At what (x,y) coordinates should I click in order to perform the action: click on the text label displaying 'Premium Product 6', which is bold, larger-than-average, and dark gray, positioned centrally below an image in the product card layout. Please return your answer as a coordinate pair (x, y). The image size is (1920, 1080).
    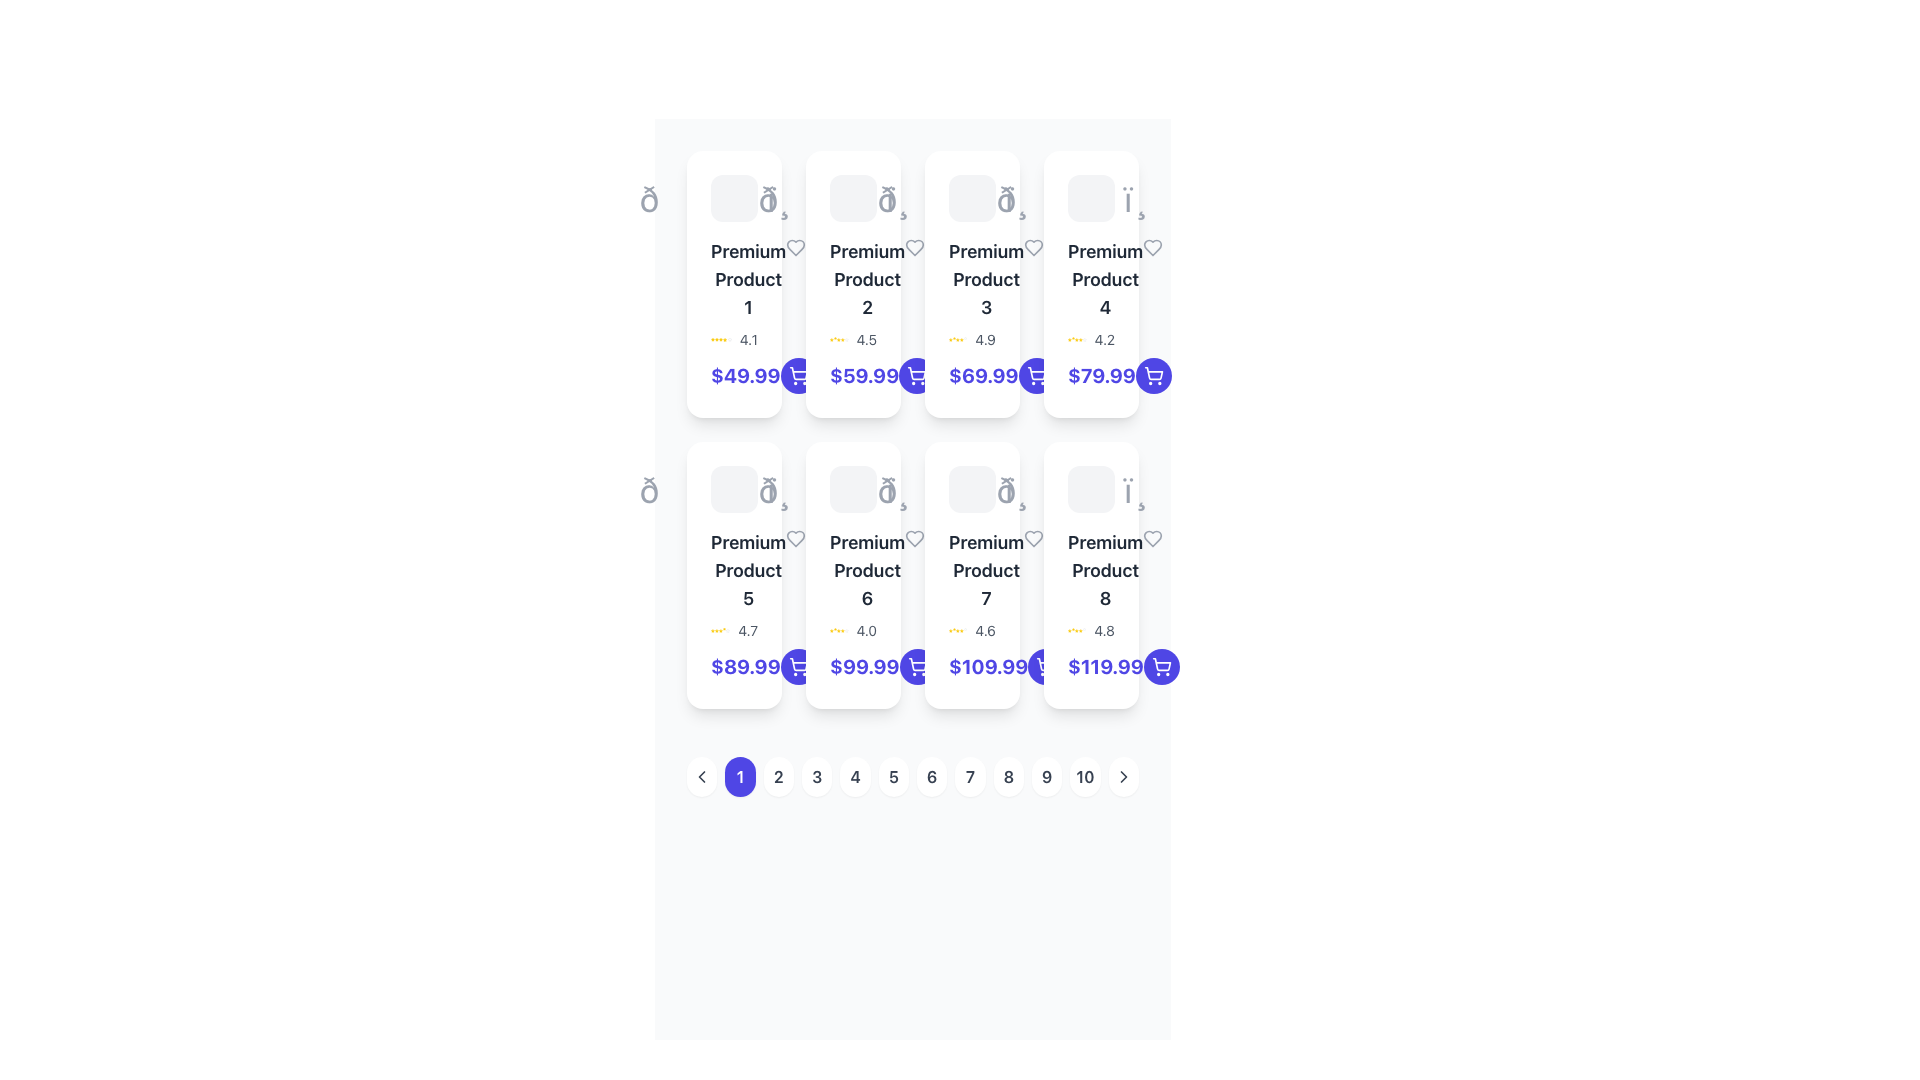
    Looking at the image, I should click on (867, 570).